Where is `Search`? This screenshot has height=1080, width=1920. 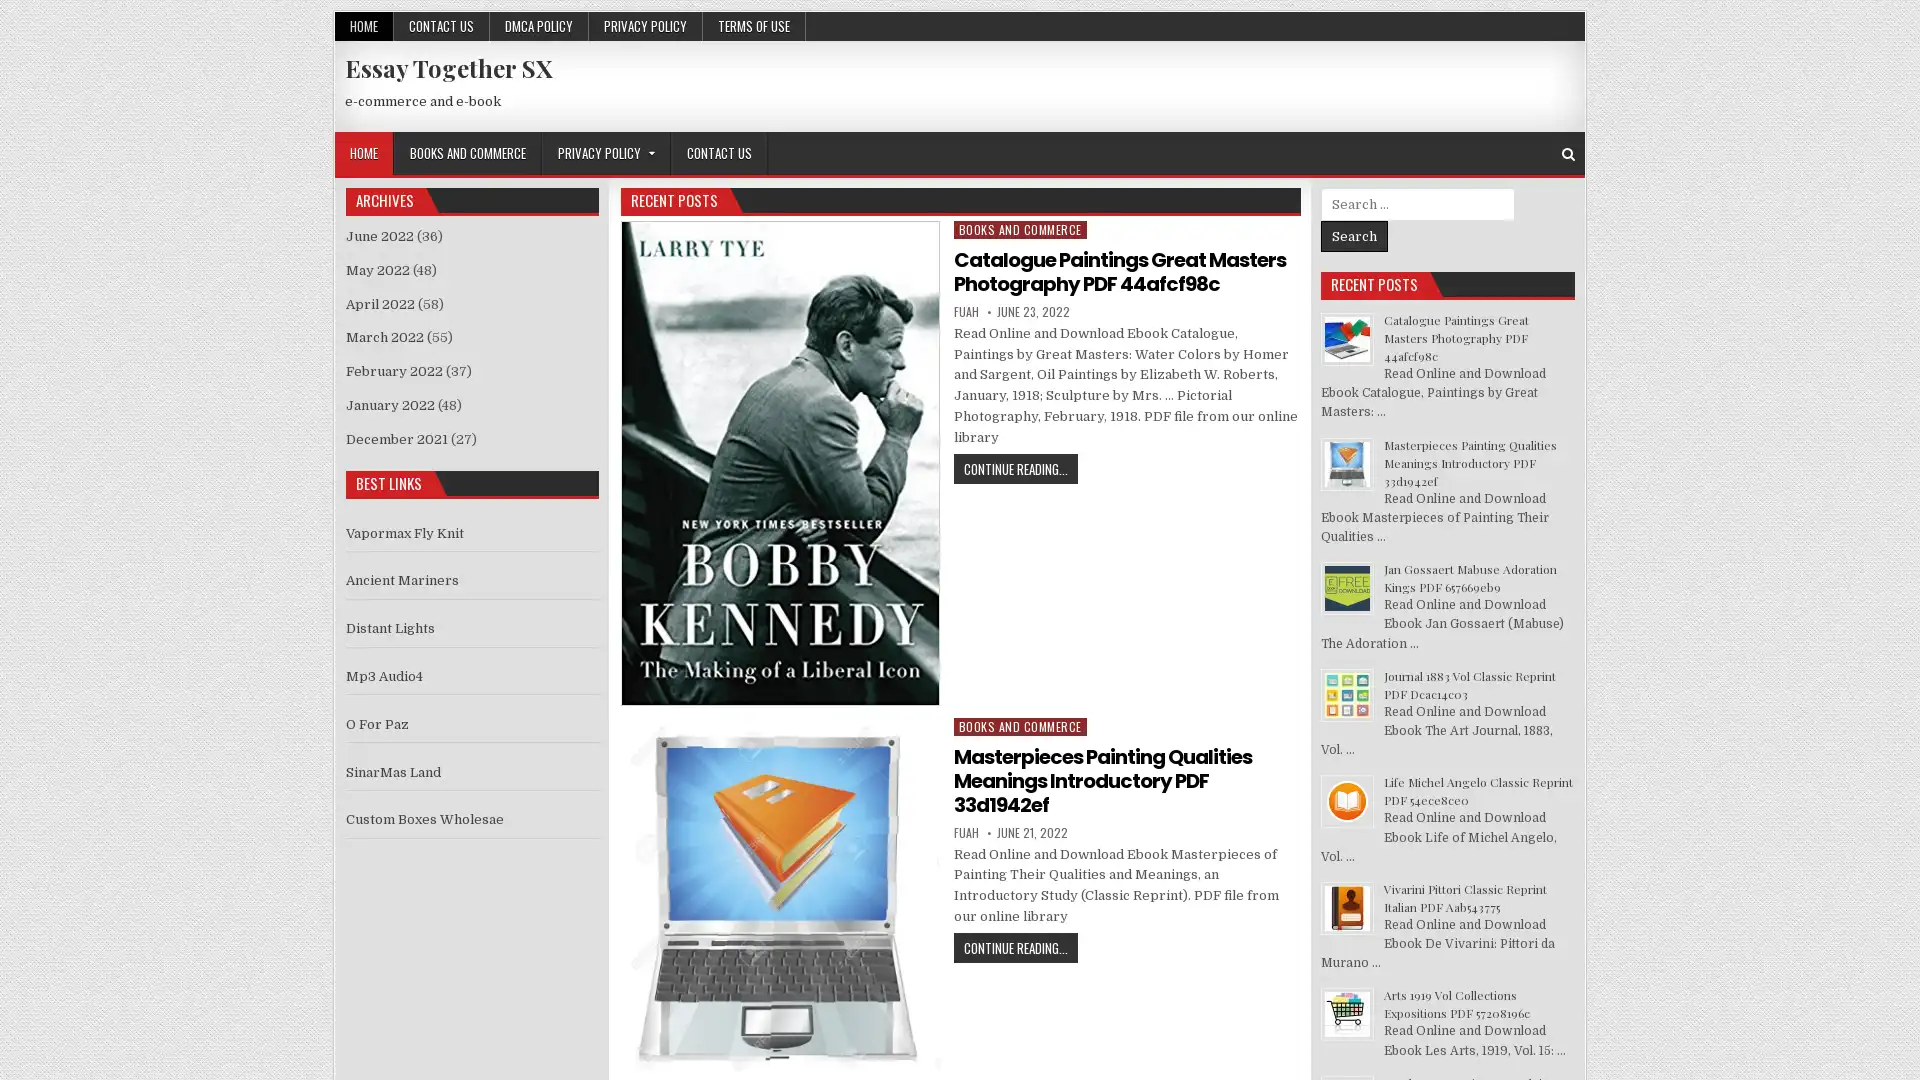 Search is located at coordinates (1354, 235).